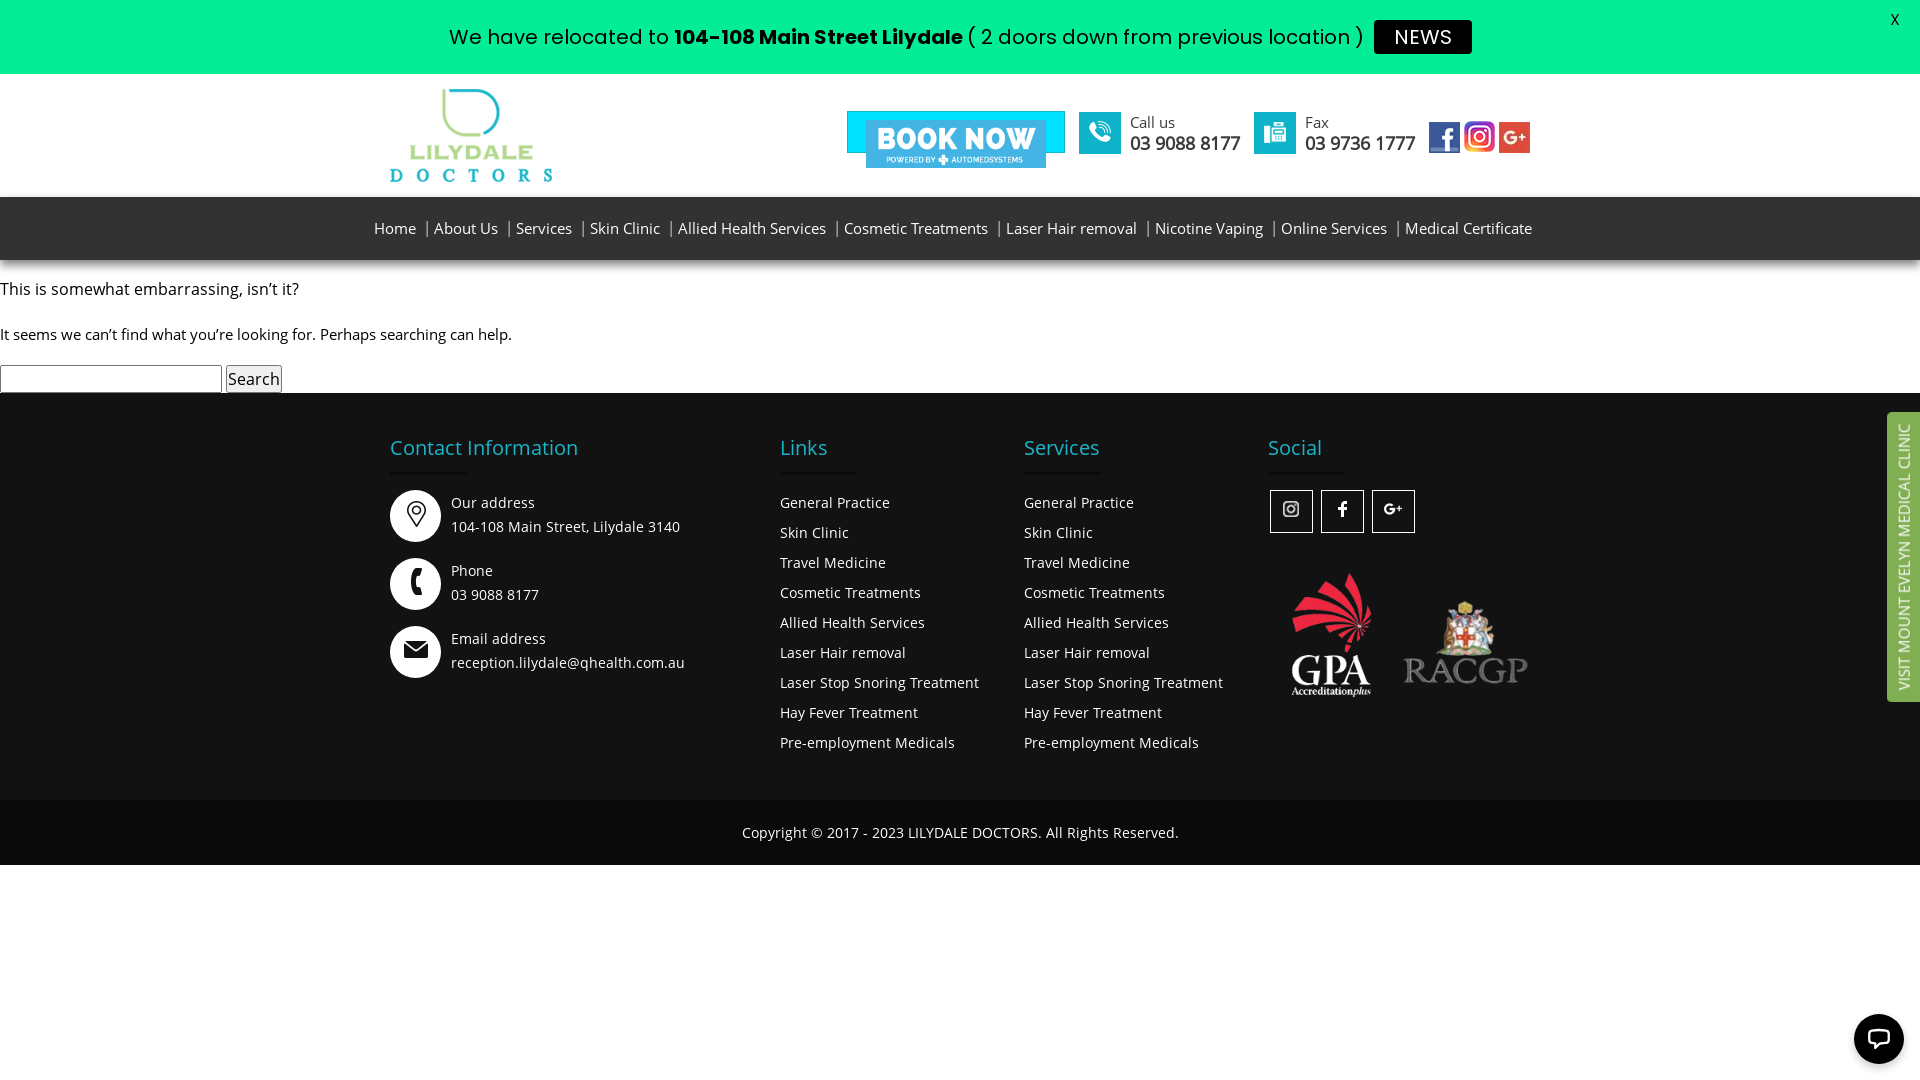 The height and width of the screenshot is (1080, 1920). What do you see at coordinates (1359, 123) in the screenshot?
I see `'Fax` at bounding box center [1359, 123].